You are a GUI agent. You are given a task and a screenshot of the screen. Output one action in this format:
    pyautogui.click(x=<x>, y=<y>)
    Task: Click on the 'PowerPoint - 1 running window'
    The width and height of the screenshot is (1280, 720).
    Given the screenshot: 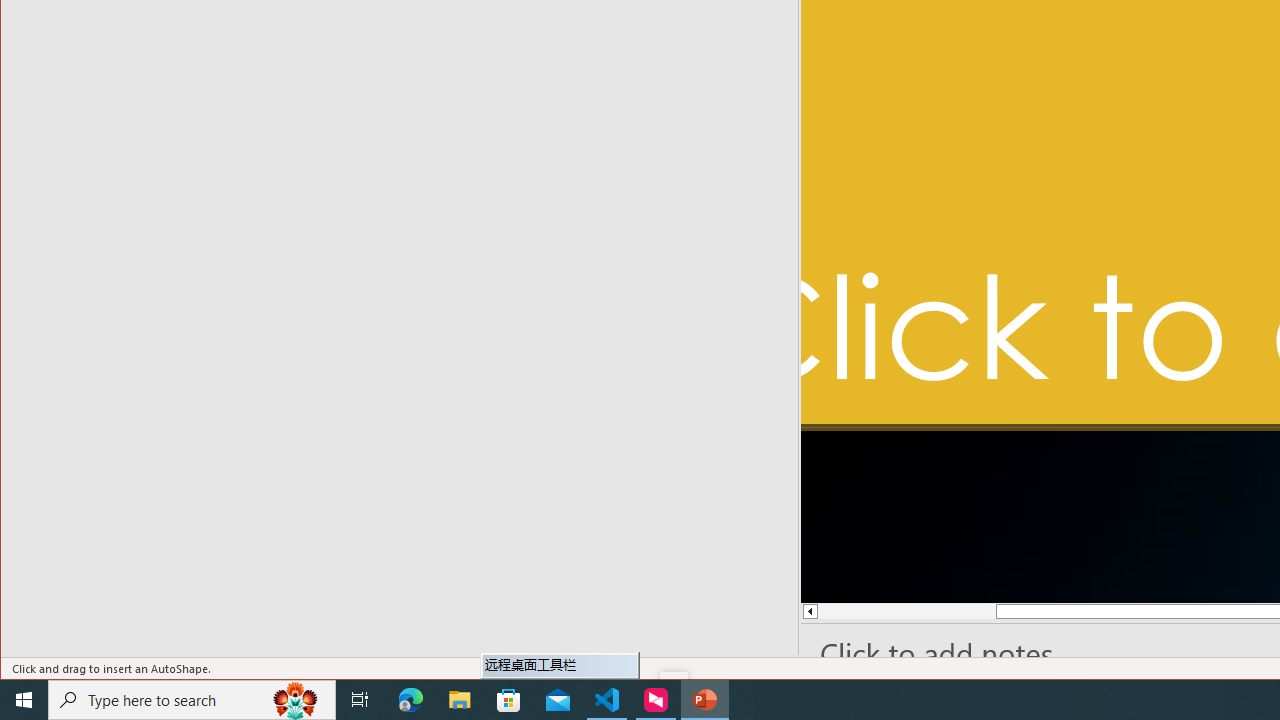 What is the action you would take?
    pyautogui.click(x=705, y=698)
    